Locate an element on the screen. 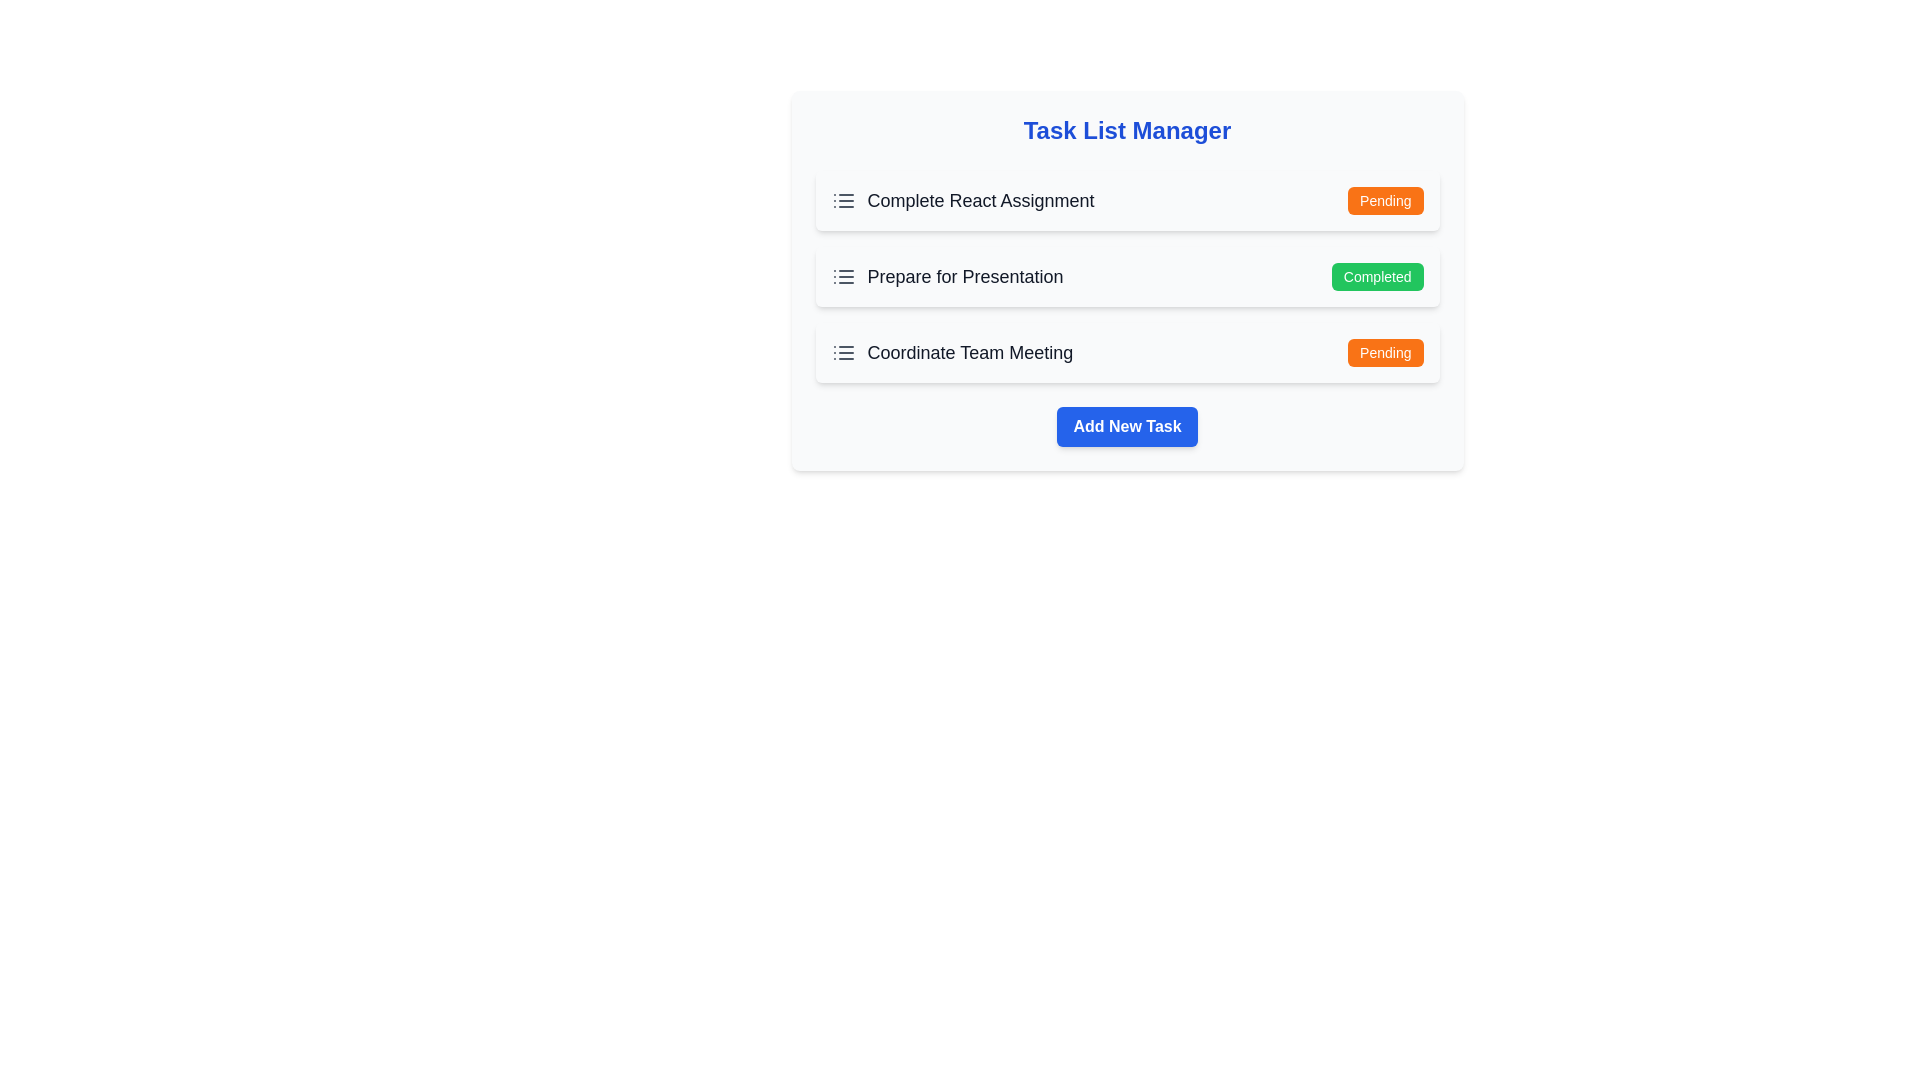  'Add New Task' button to initiate the addition of a new task is located at coordinates (1127, 426).